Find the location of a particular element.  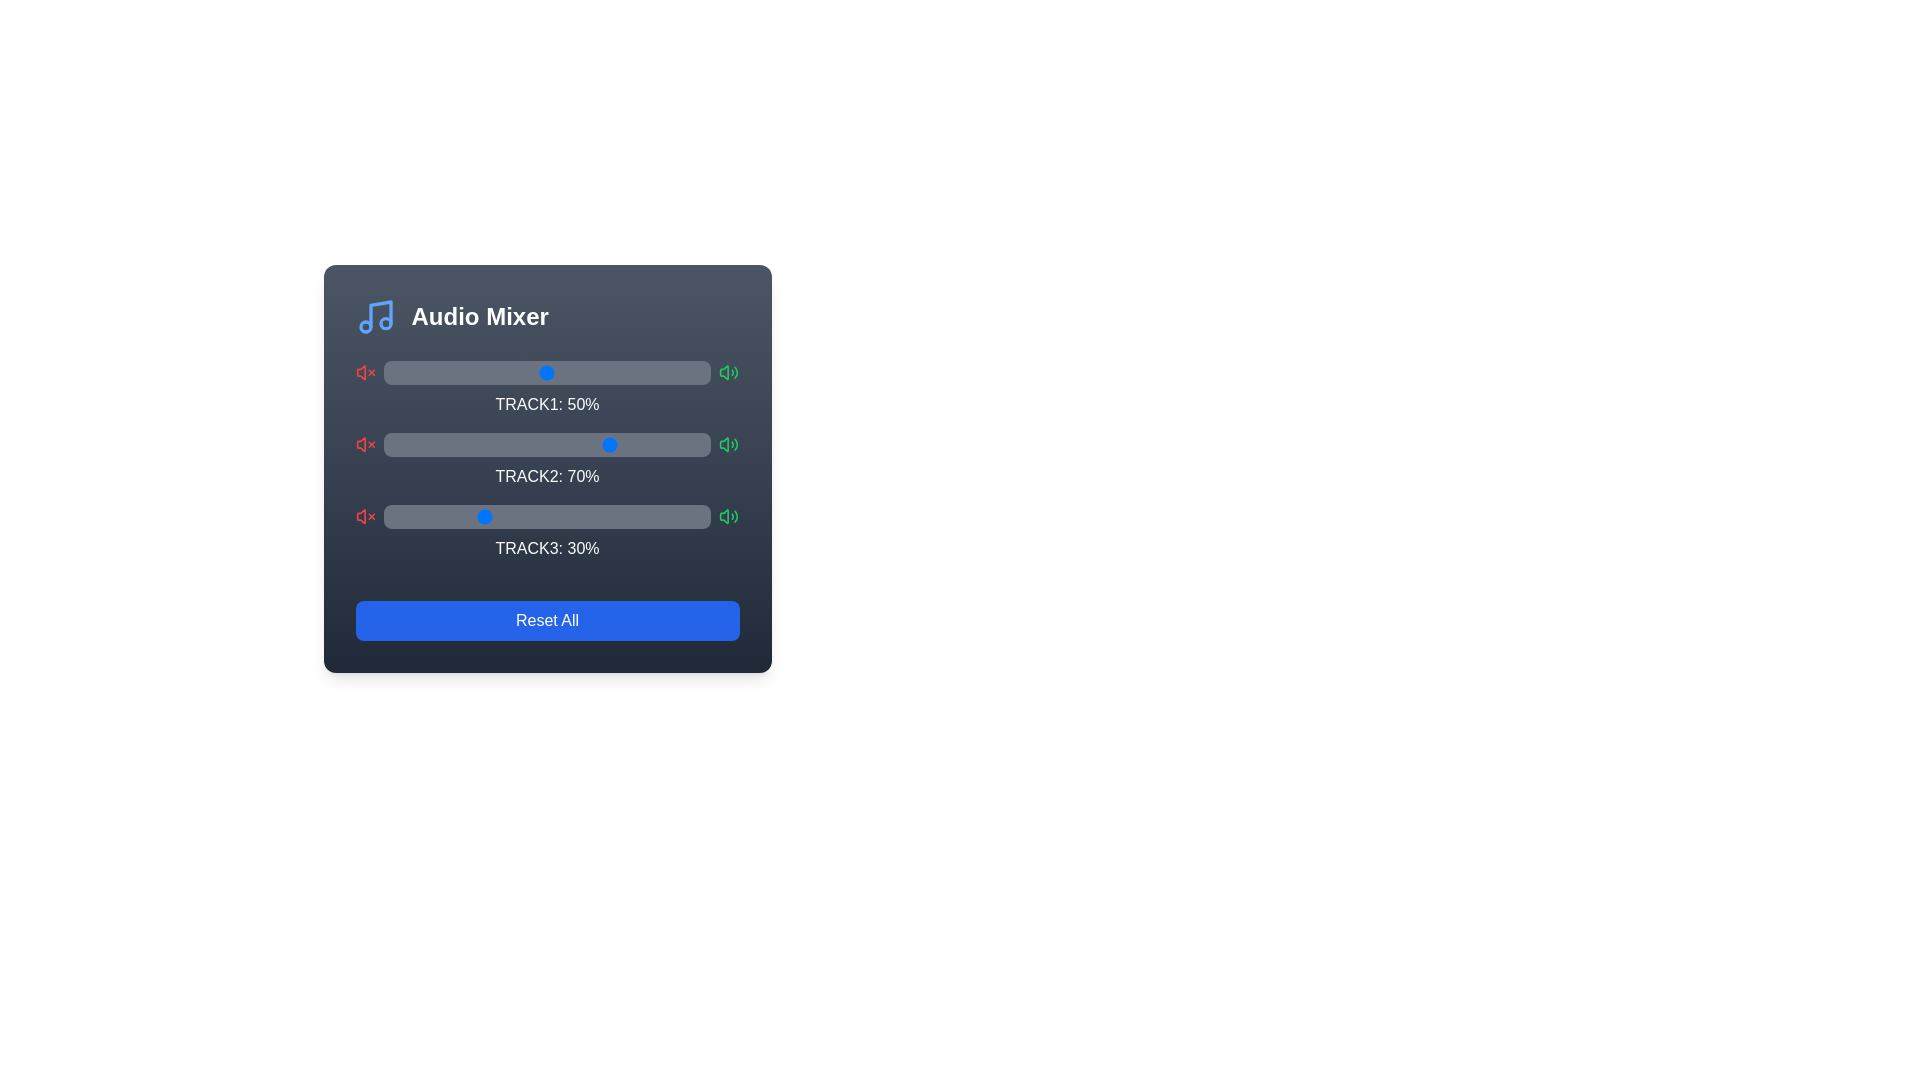

the text displaying the volume percentage for Track 3 is located at coordinates (547, 531).